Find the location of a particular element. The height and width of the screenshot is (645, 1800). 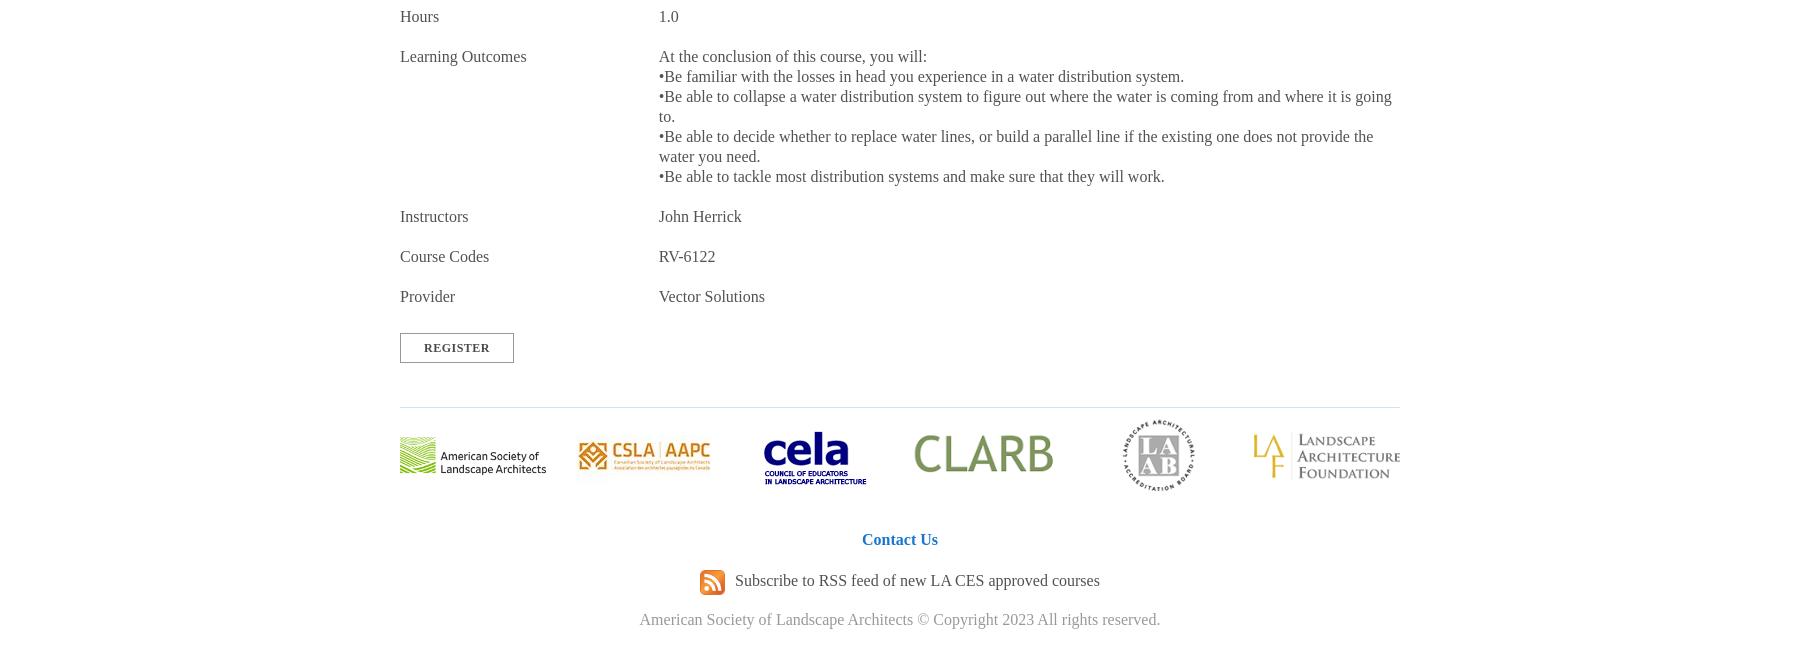

'1.0' is located at coordinates (667, 15).